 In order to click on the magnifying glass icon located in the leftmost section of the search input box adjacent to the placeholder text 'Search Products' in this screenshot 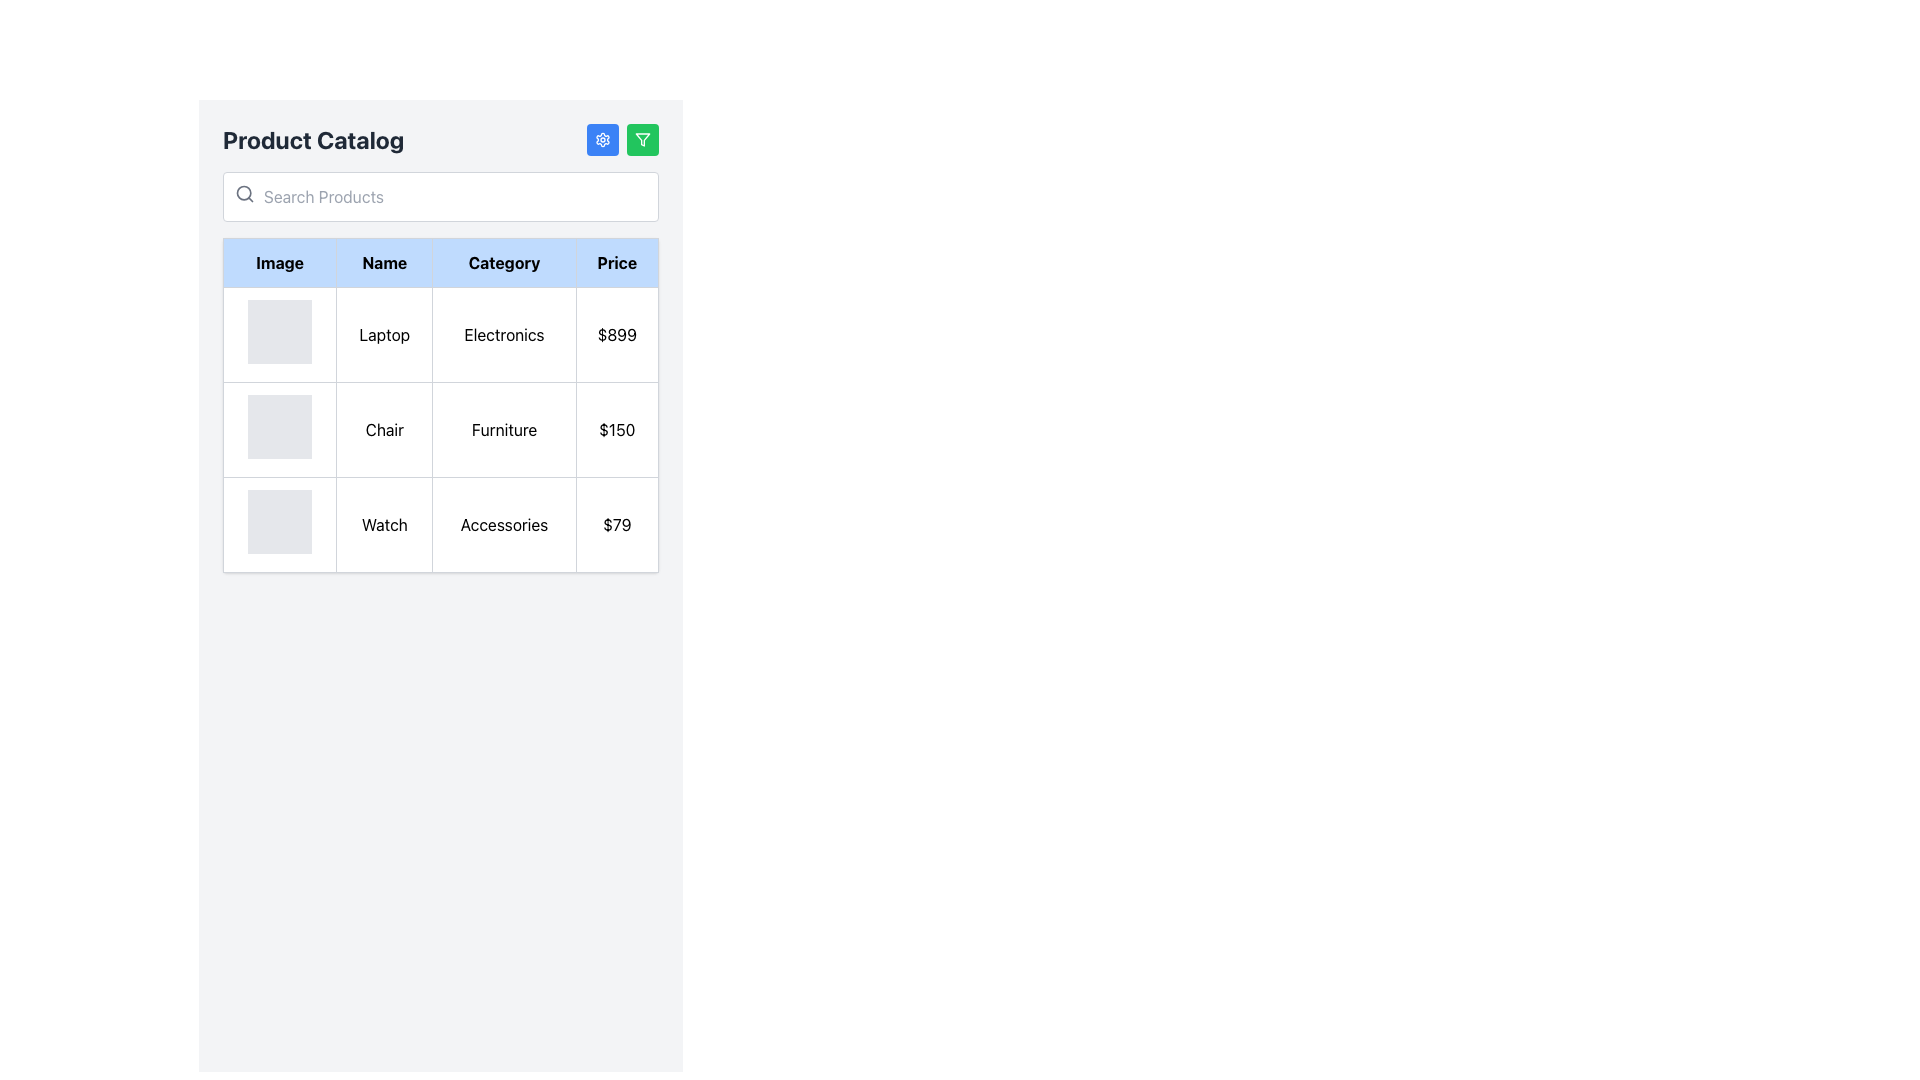, I will do `click(243, 193)`.